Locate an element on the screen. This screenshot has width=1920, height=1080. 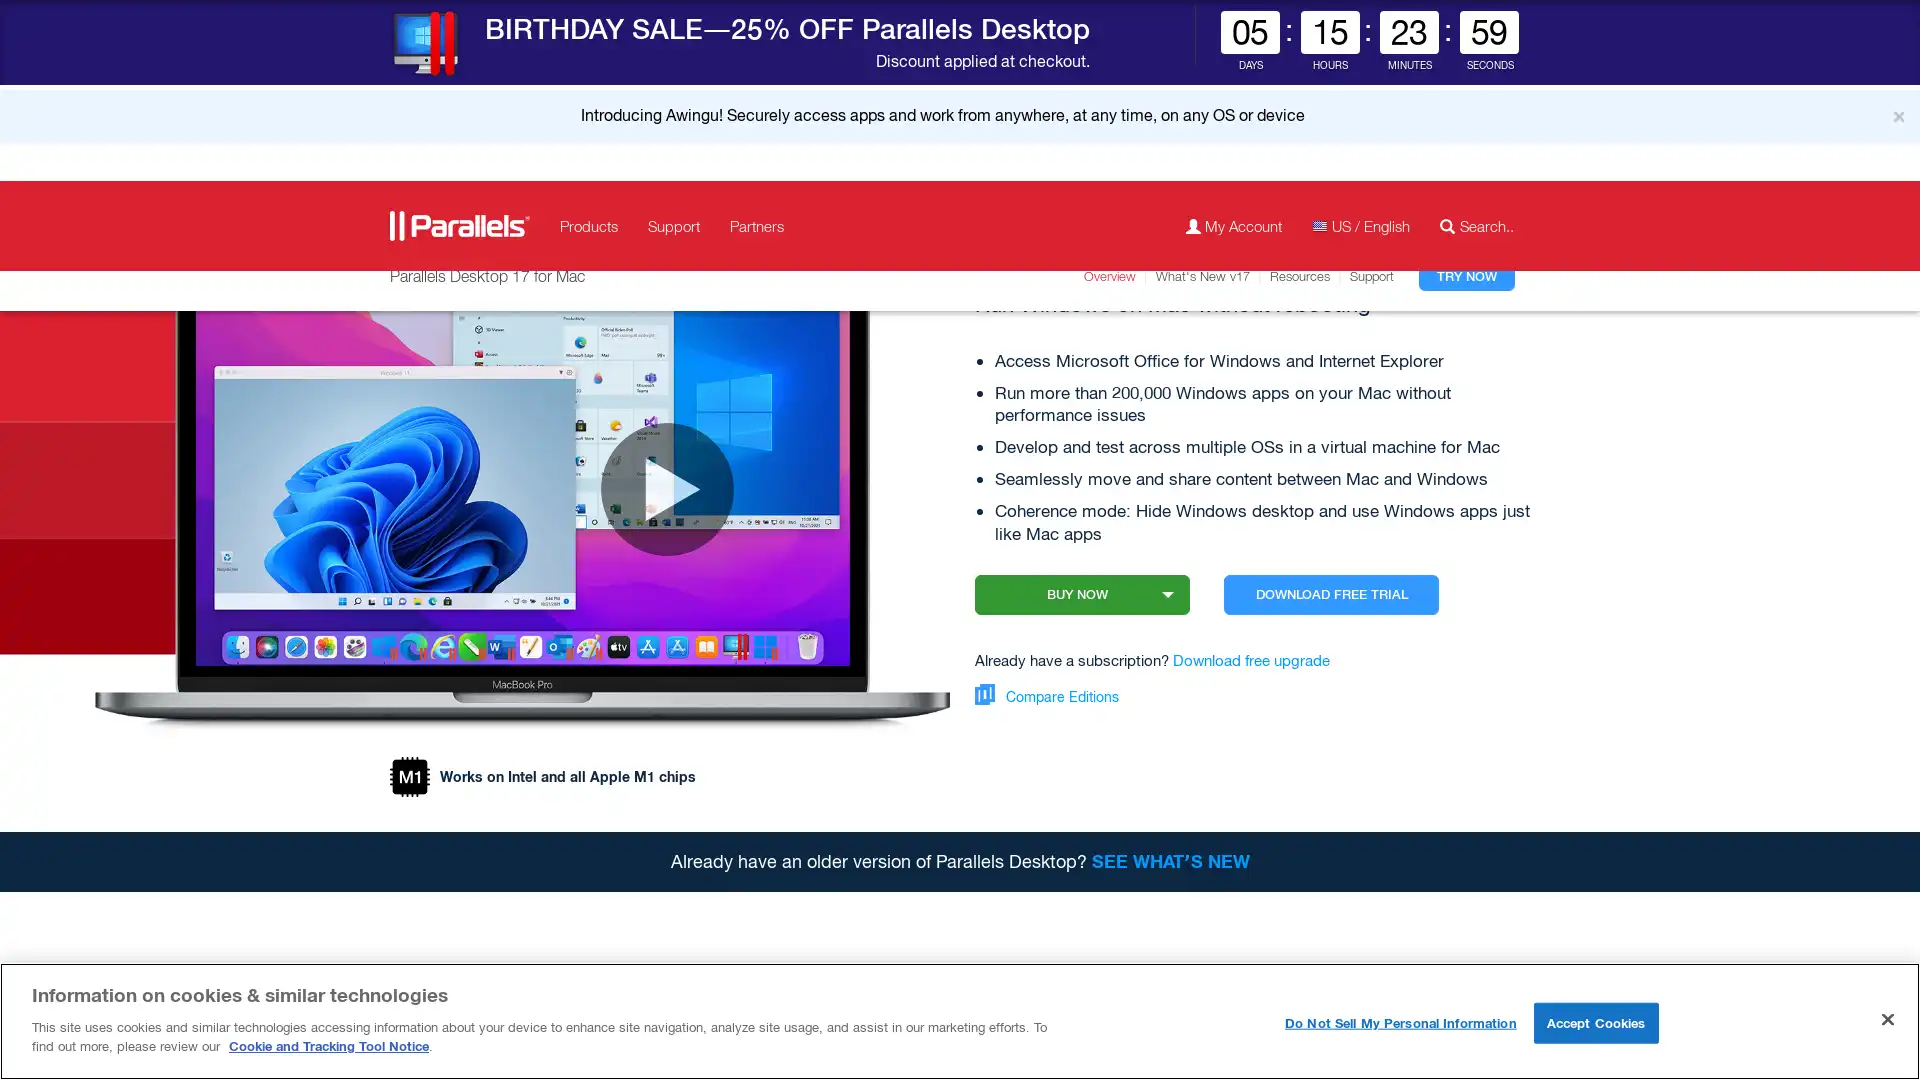
Close is located at coordinates (1898, 195).